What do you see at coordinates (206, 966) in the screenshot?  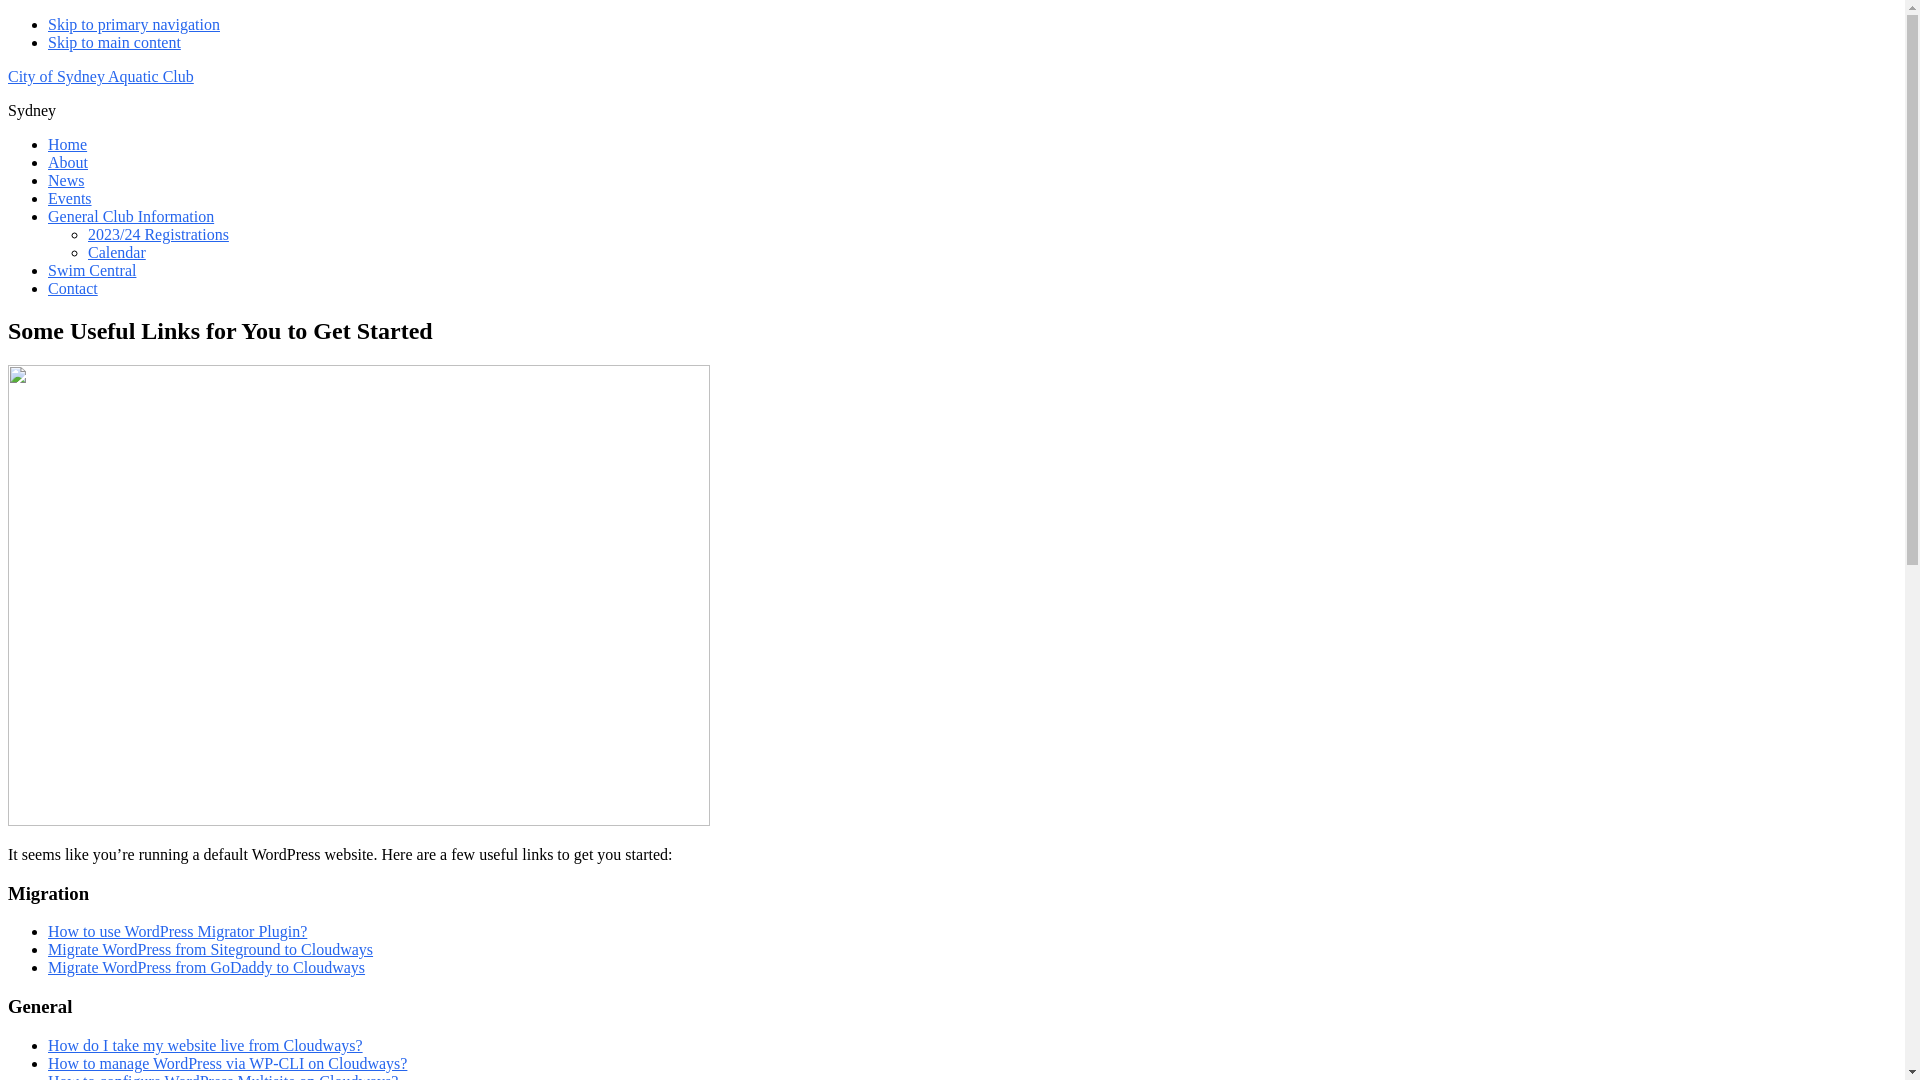 I see `'Migrate WordPress from GoDaddy to Cloudways'` at bounding box center [206, 966].